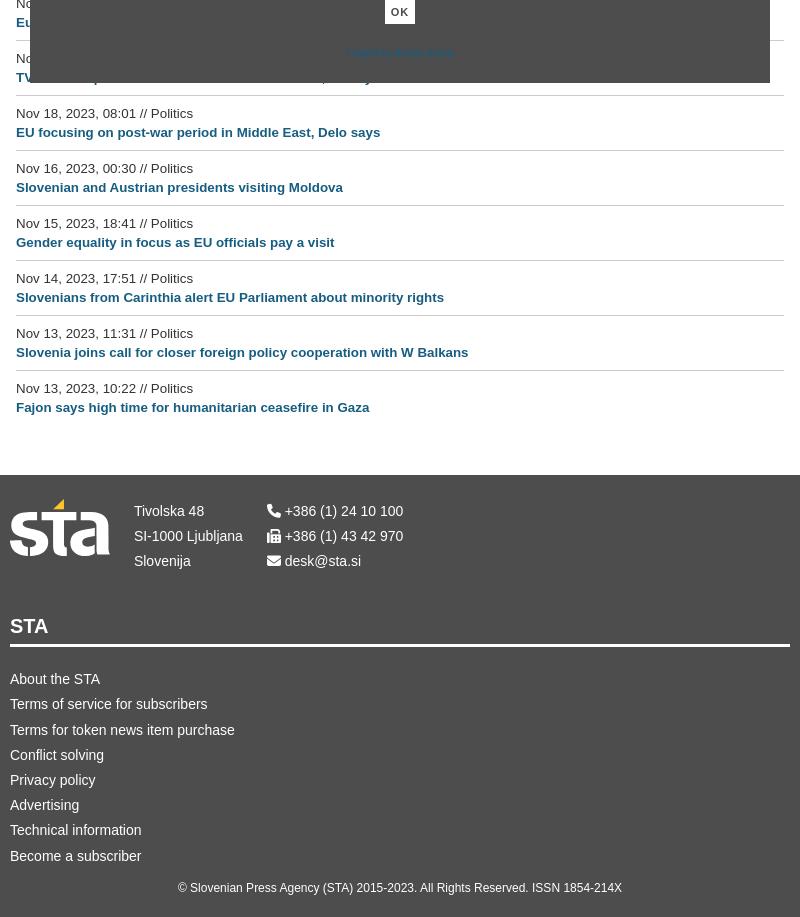 This screenshot has width=800, height=917. I want to click on '+386 (1) 43 42 970', so click(341, 534).